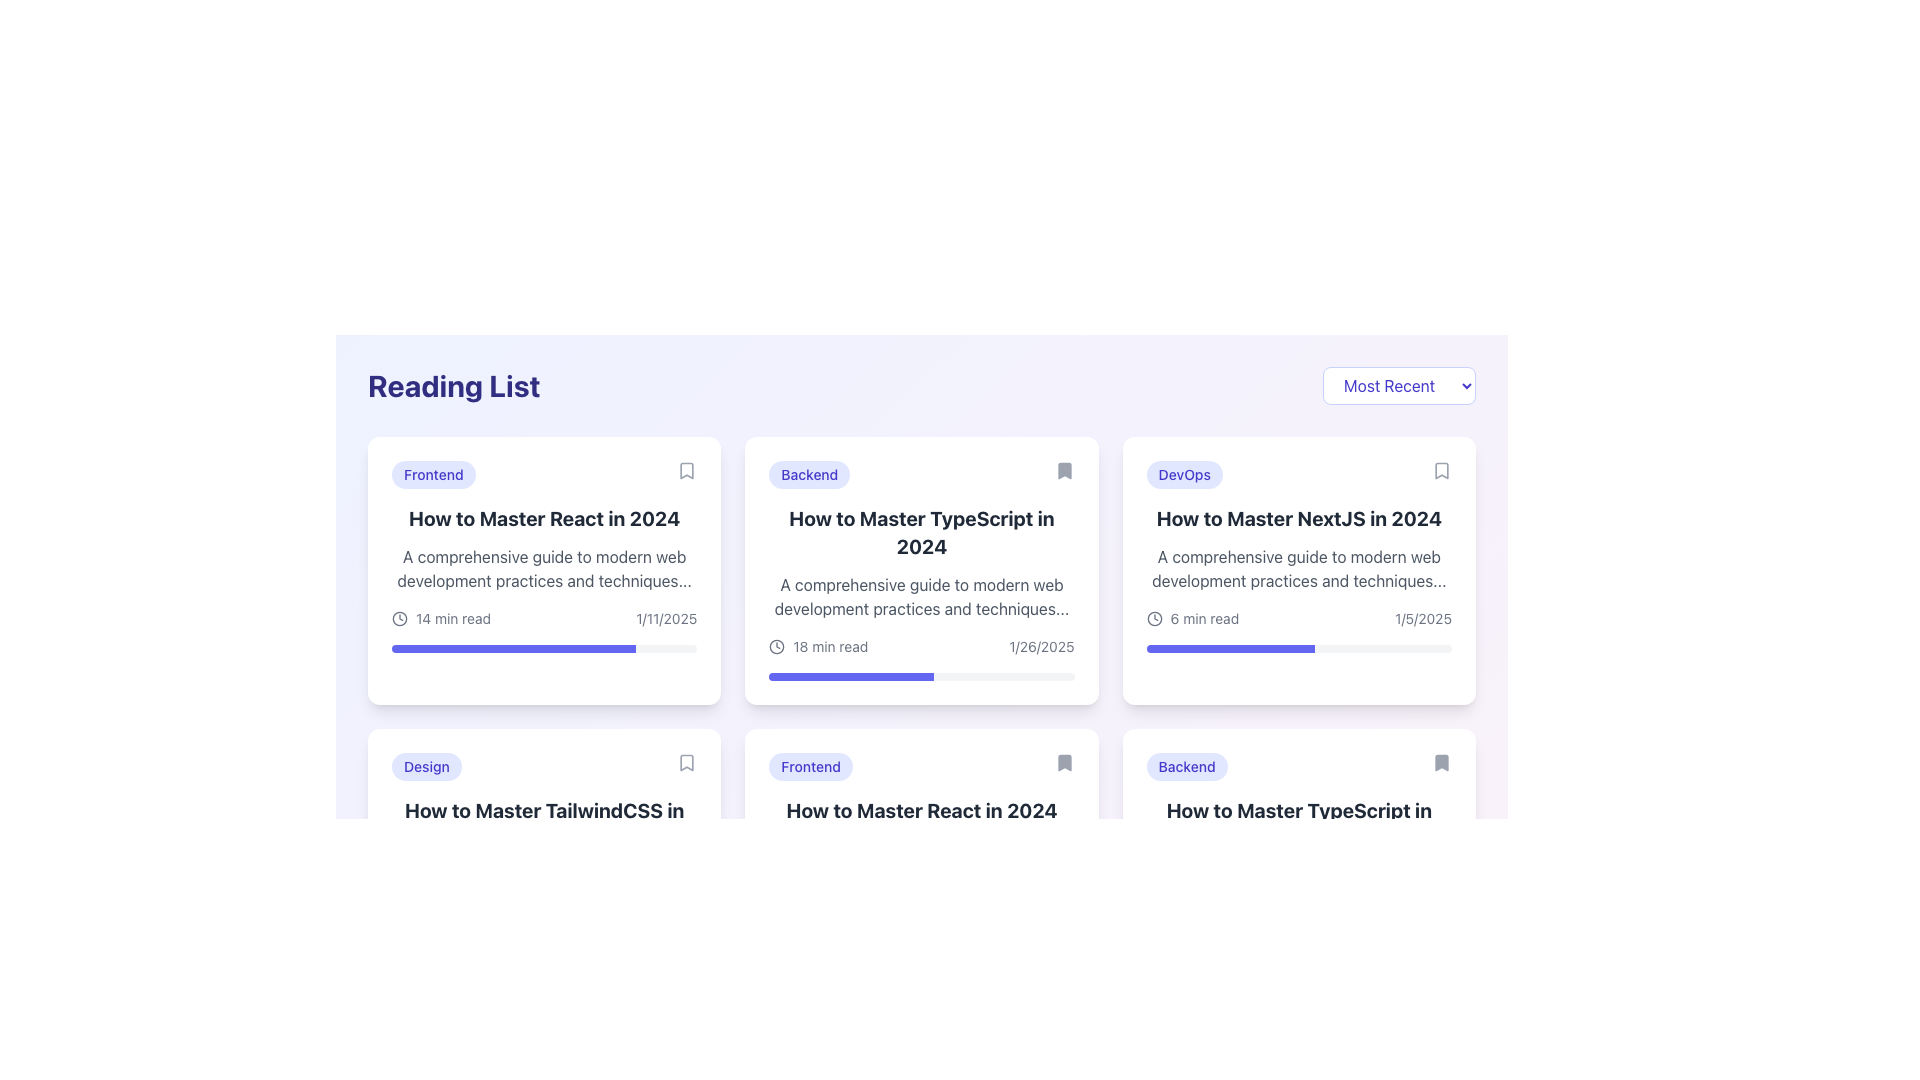  What do you see at coordinates (920, 810) in the screenshot?
I see `the title text of the second card in the second row, which provides a summary for the associated card and is centrally located below a 'Frontend' tag` at bounding box center [920, 810].